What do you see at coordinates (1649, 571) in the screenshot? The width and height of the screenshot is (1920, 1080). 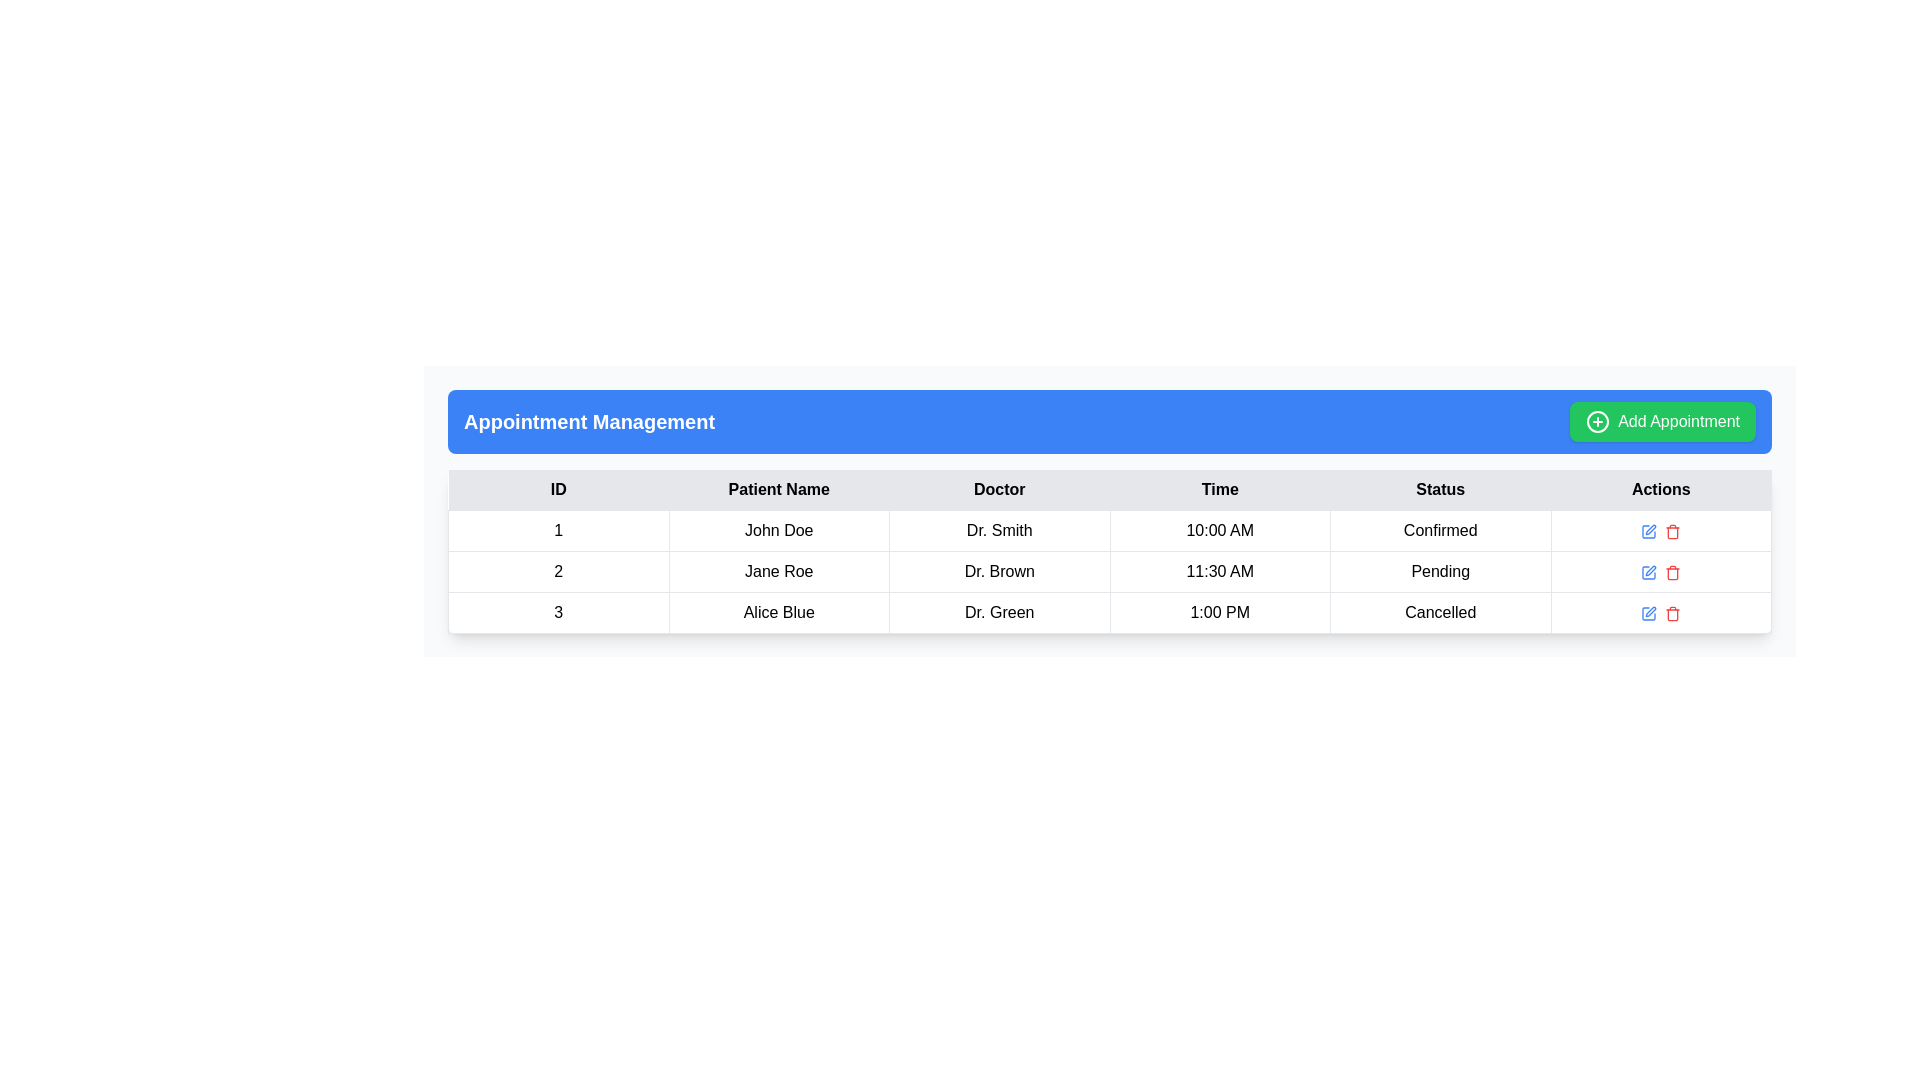 I see `the edit icon button located in the 'Actions' column of the second row in the table` at bounding box center [1649, 571].